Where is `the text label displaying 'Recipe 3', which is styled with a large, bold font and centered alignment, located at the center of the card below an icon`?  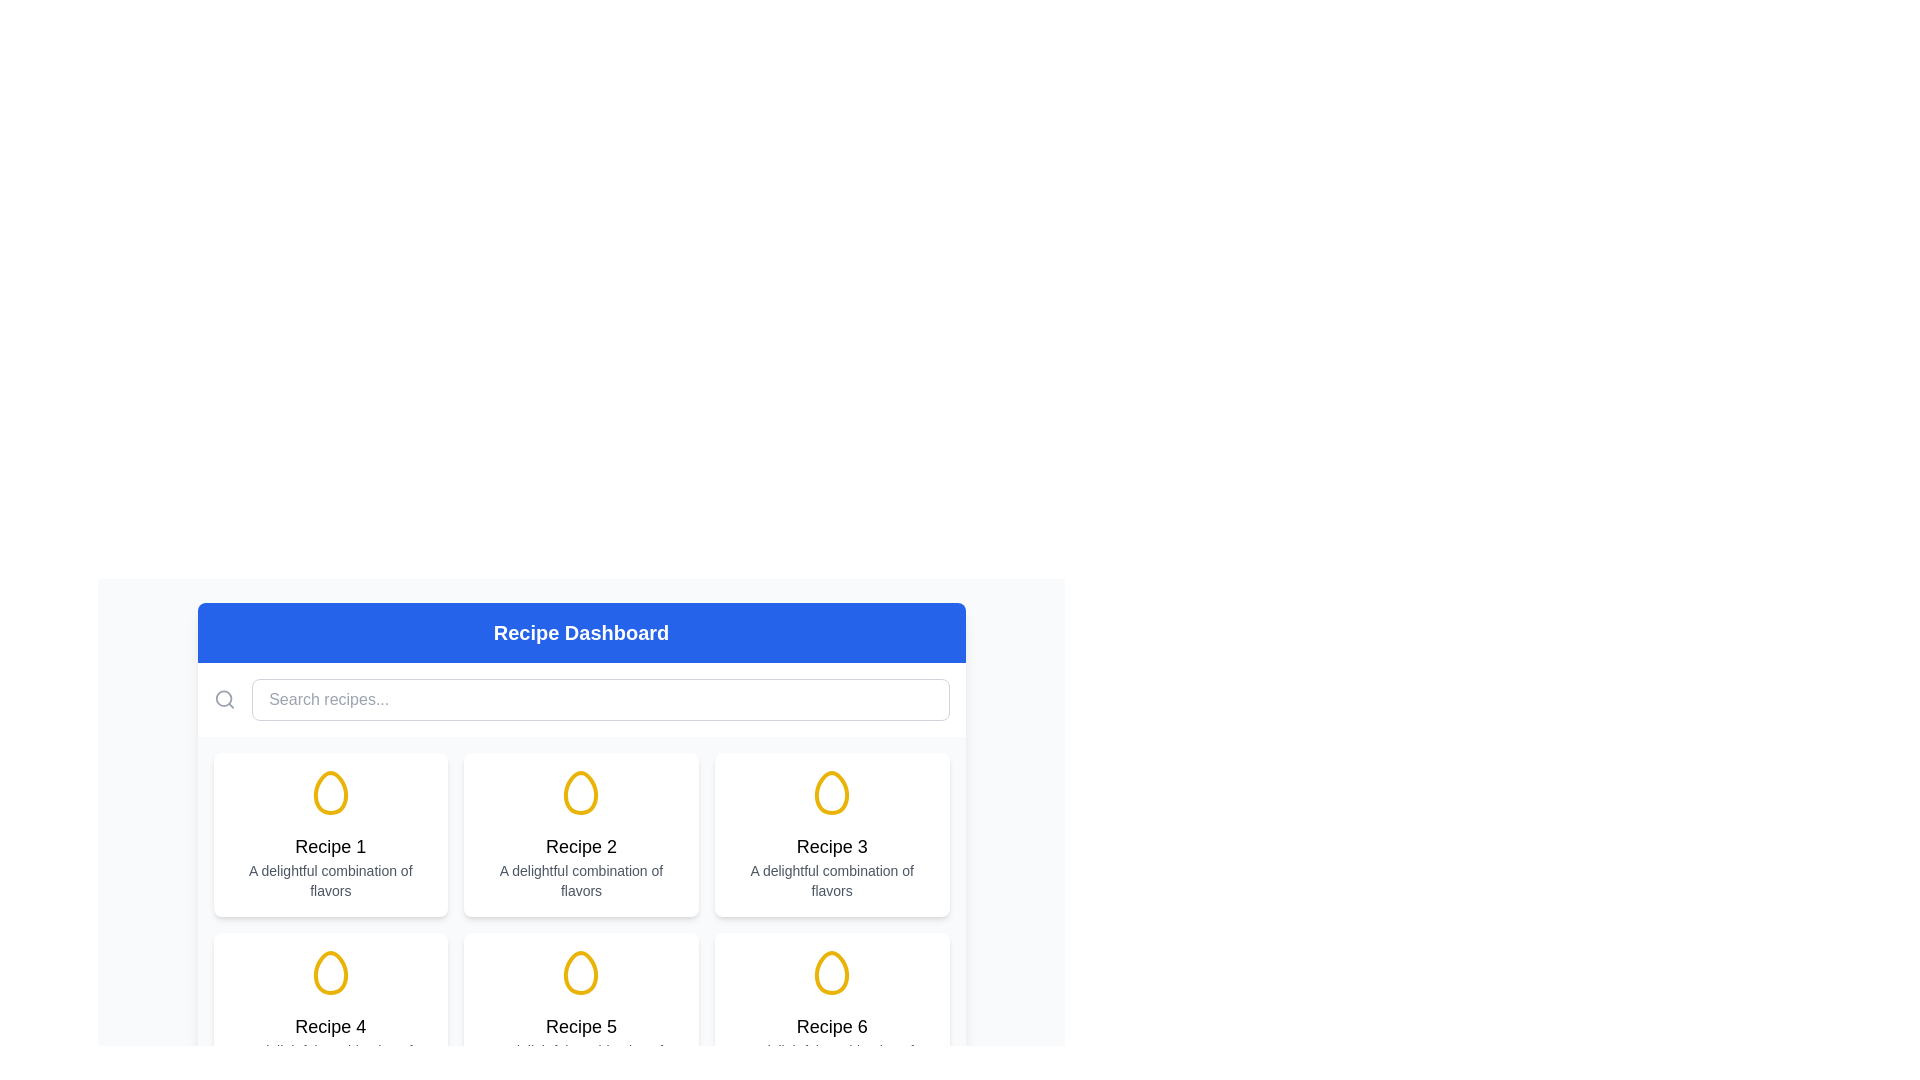 the text label displaying 'Recipe 3', which is styled with a large, bold font and centered alignment, located at the center of the card below an icon is located at coordinates (832, 847).